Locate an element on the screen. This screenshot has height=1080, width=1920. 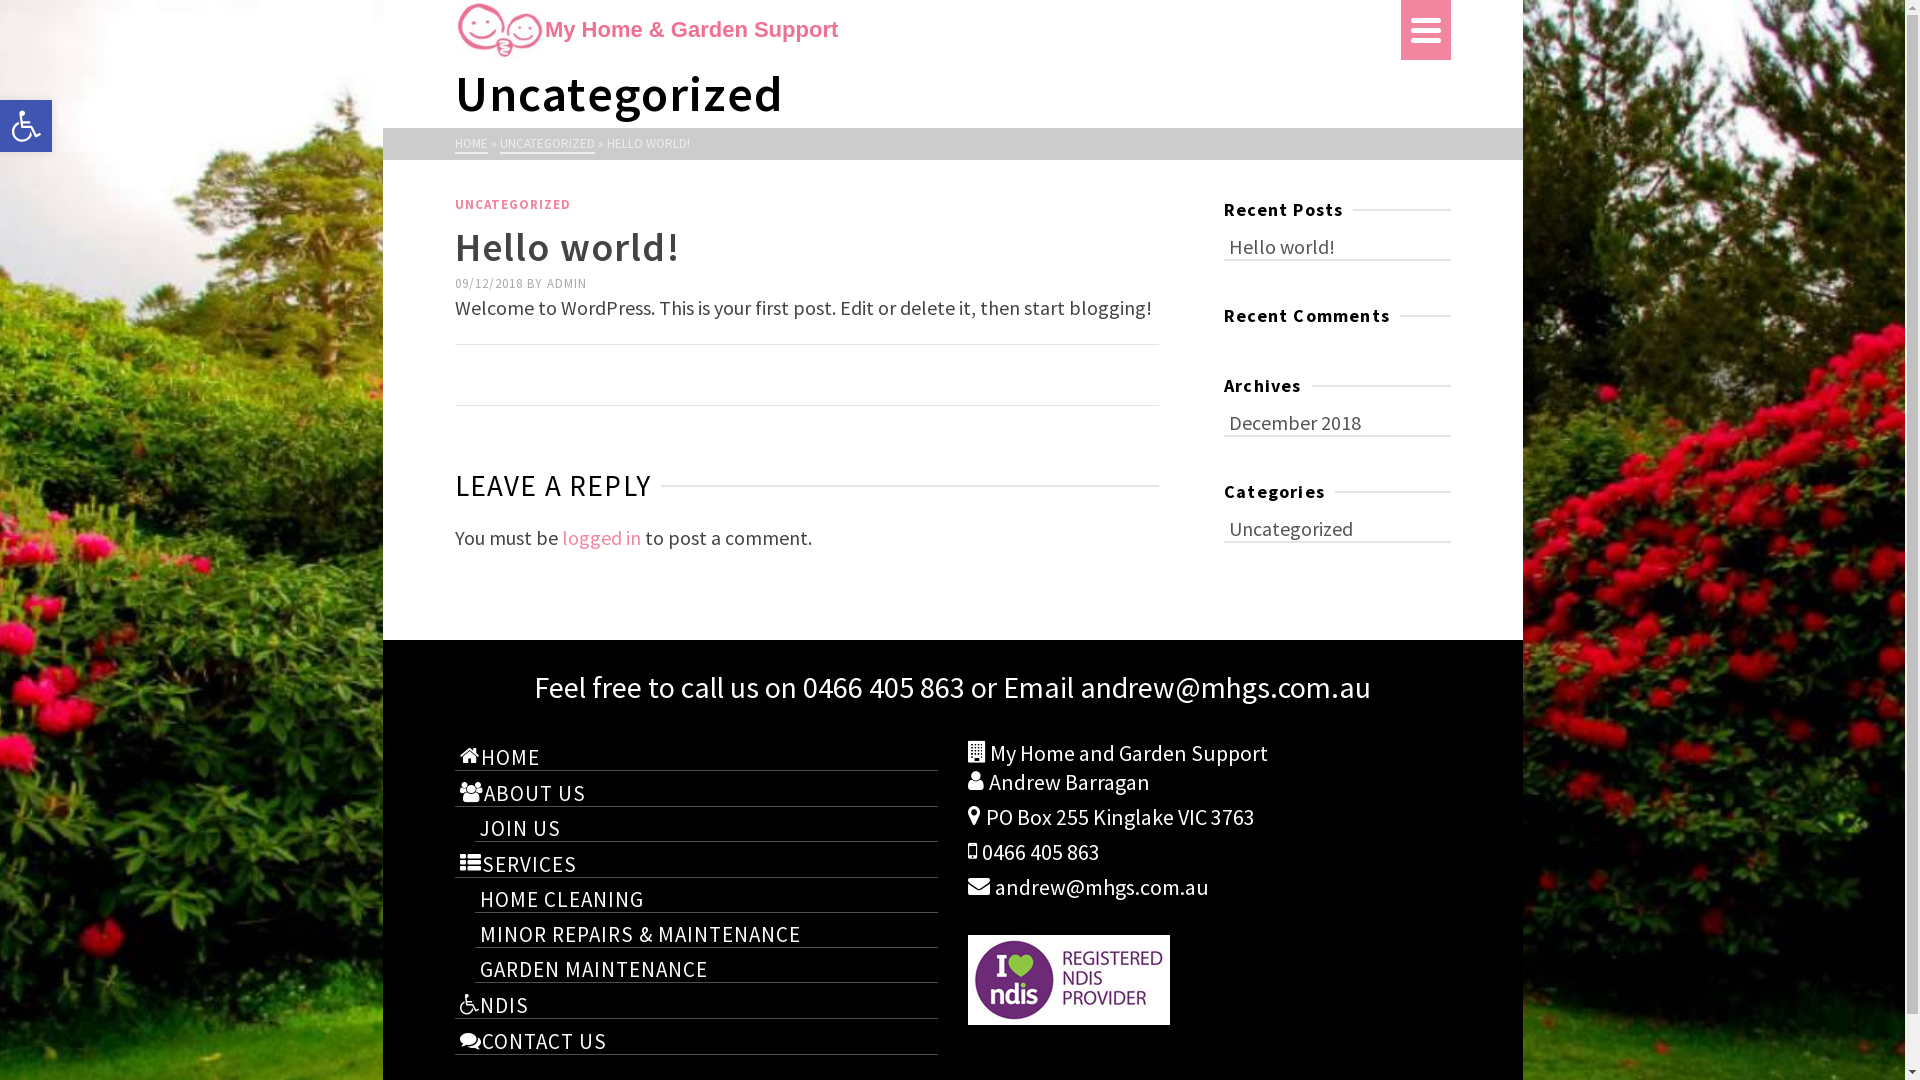
'SERVICES' is located at coordinates (695, 861).